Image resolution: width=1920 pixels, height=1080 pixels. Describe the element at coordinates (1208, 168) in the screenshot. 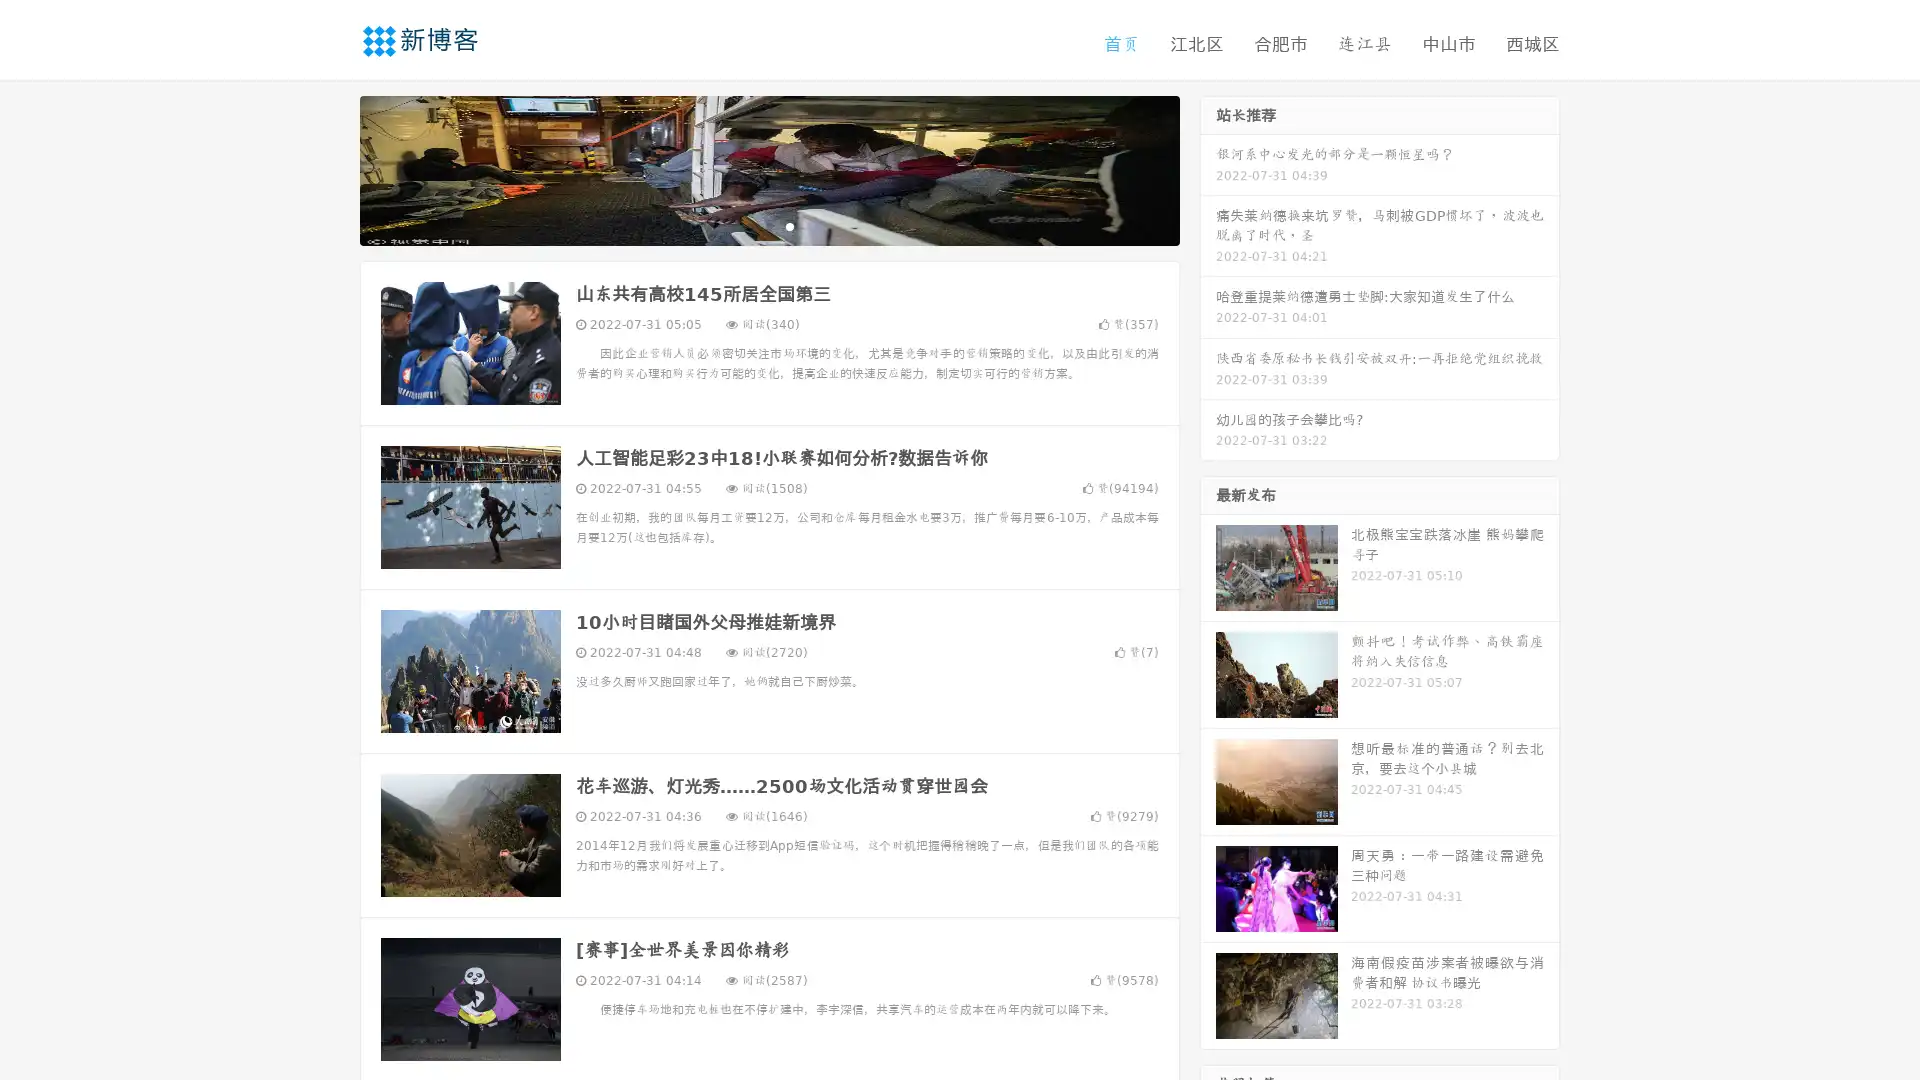

I see `Next slide` at that location.